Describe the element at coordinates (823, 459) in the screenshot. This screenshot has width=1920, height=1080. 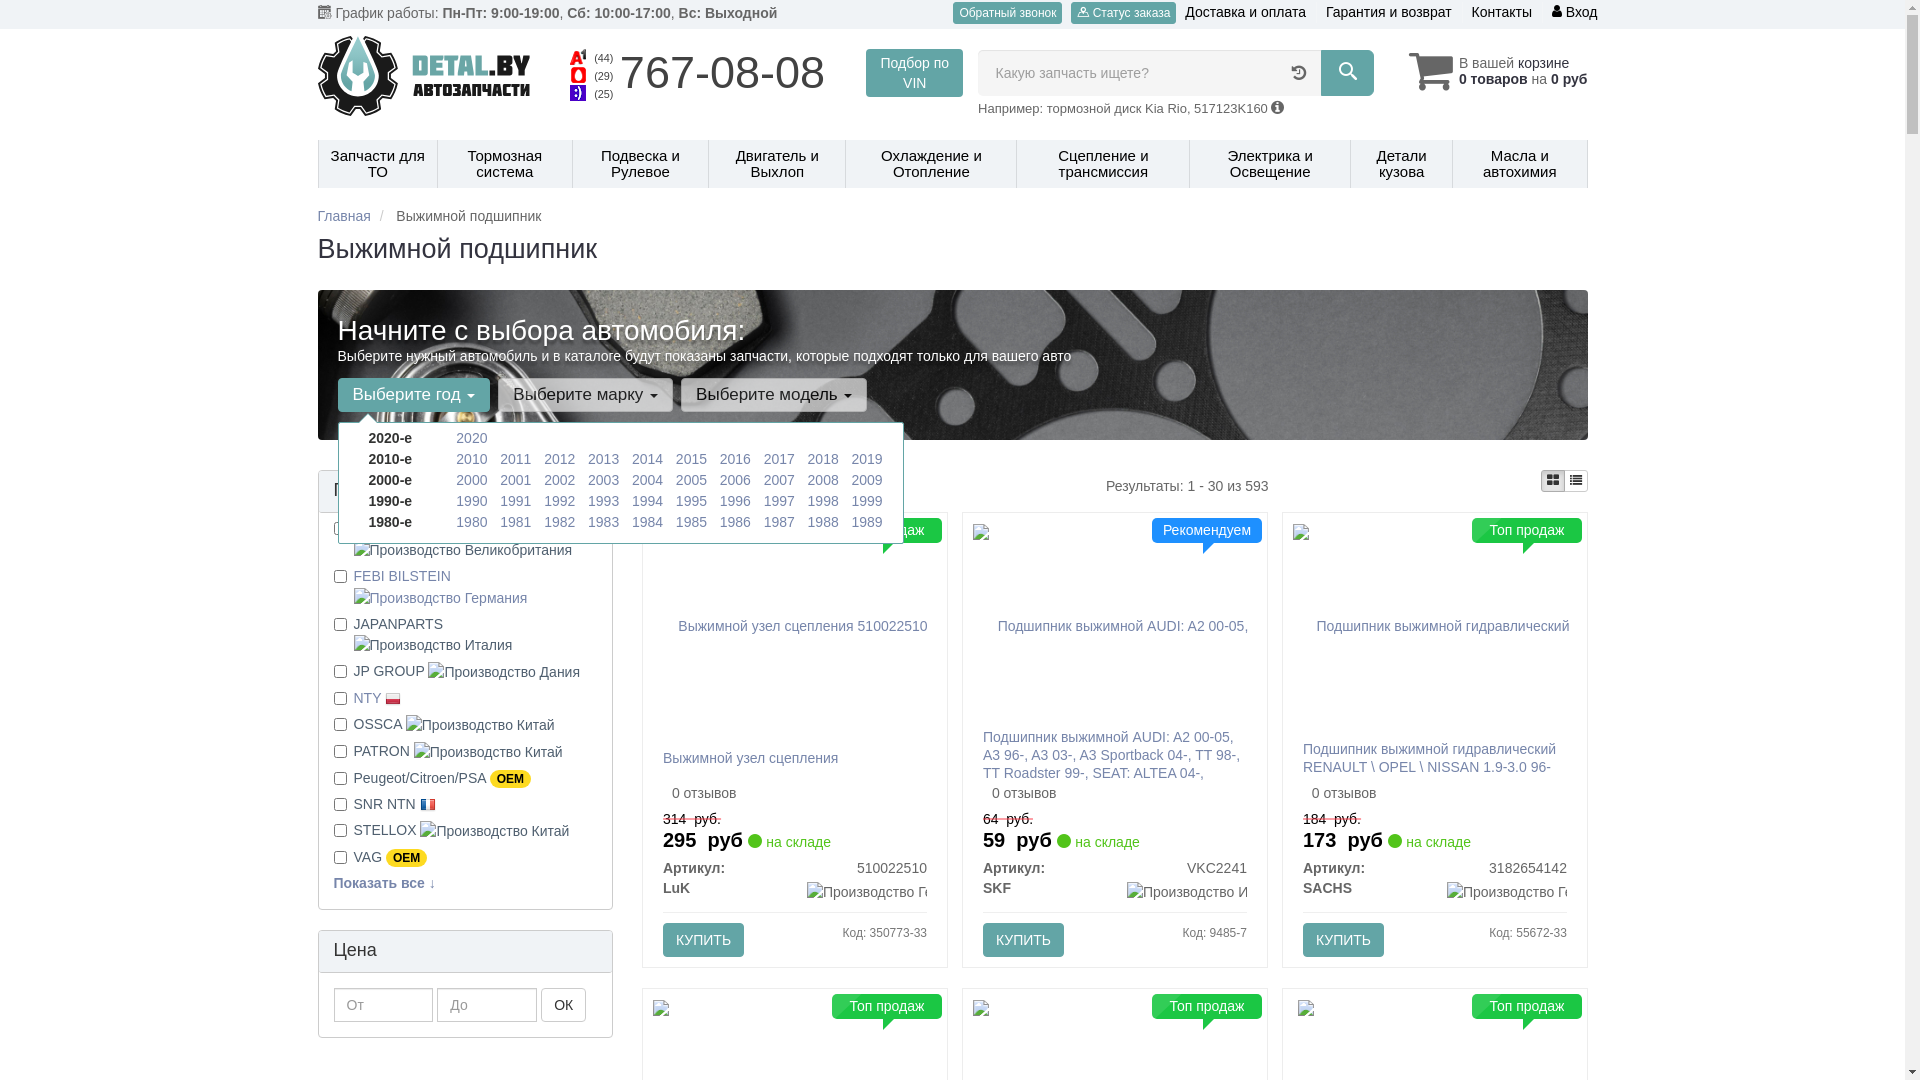
I see `'2018'` at that location.